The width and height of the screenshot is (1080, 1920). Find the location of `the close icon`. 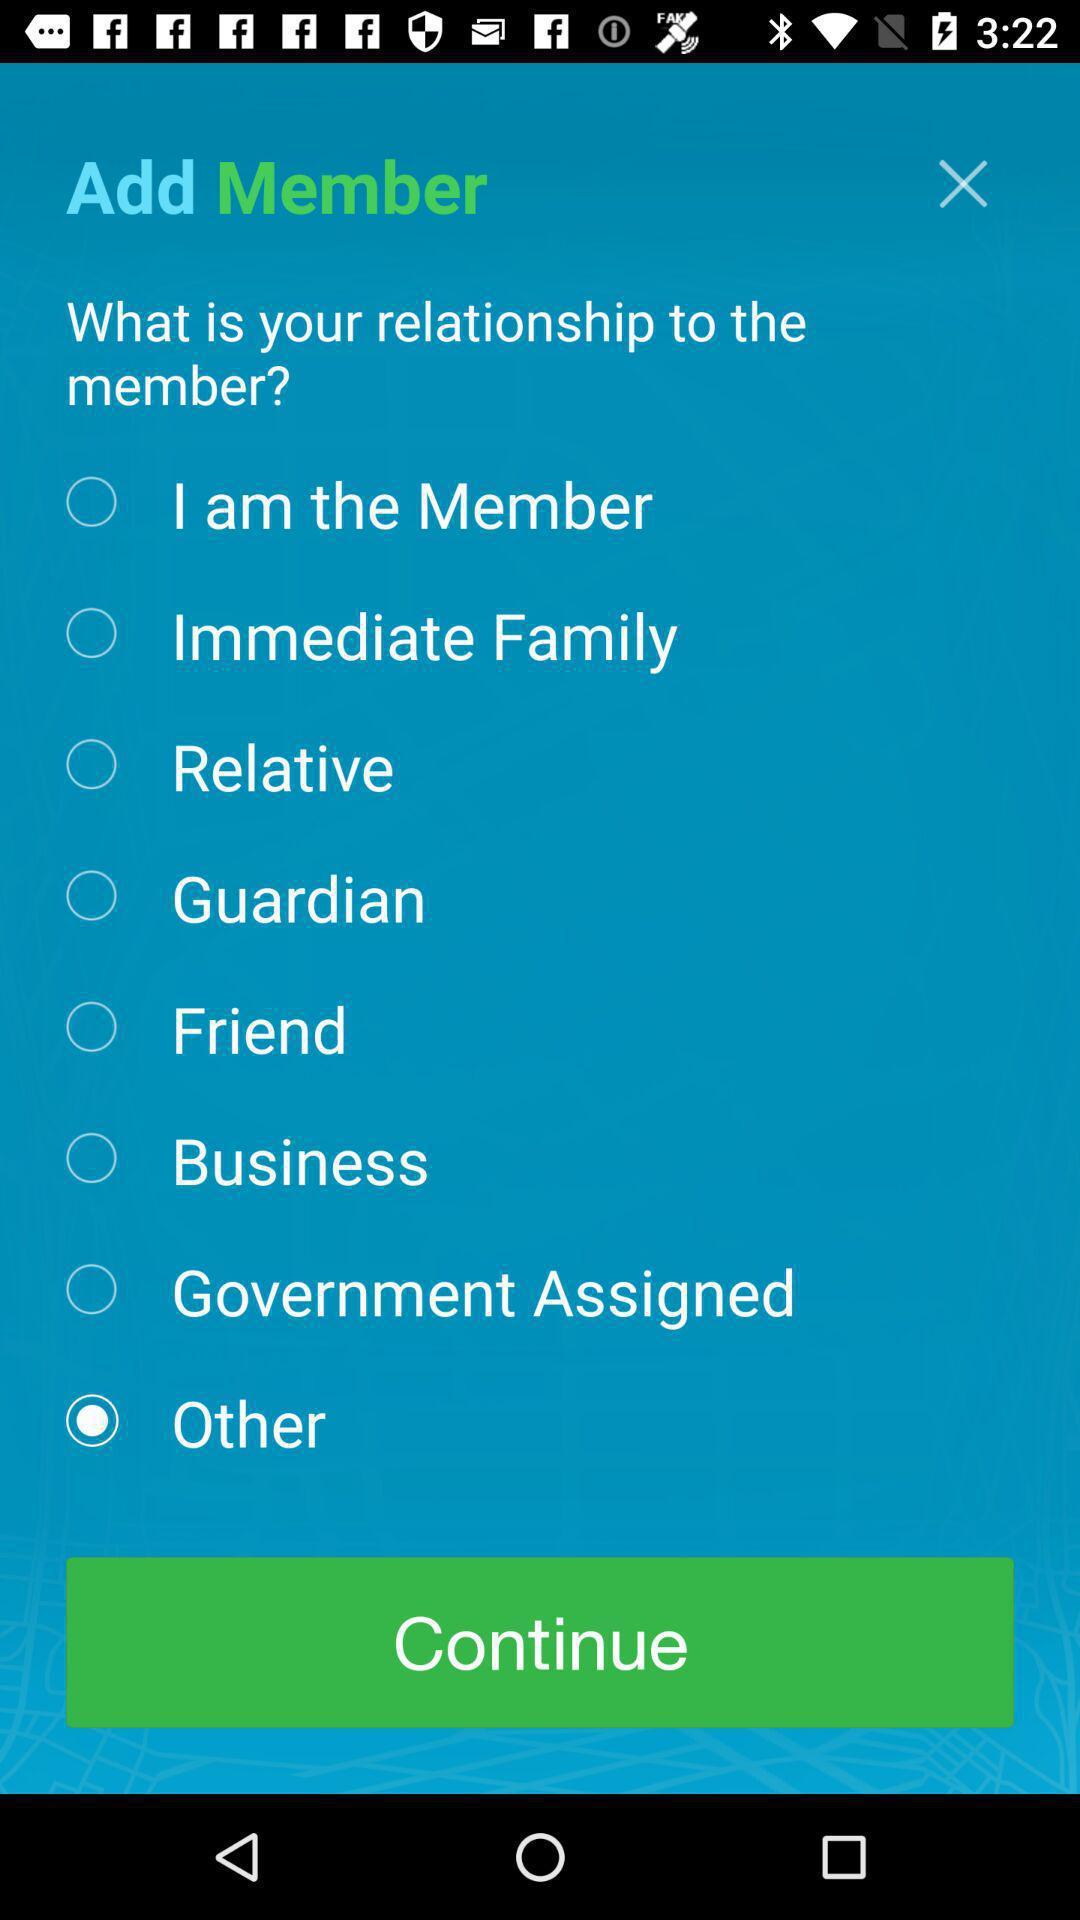

the close icon is located at coordinates (962, 183).